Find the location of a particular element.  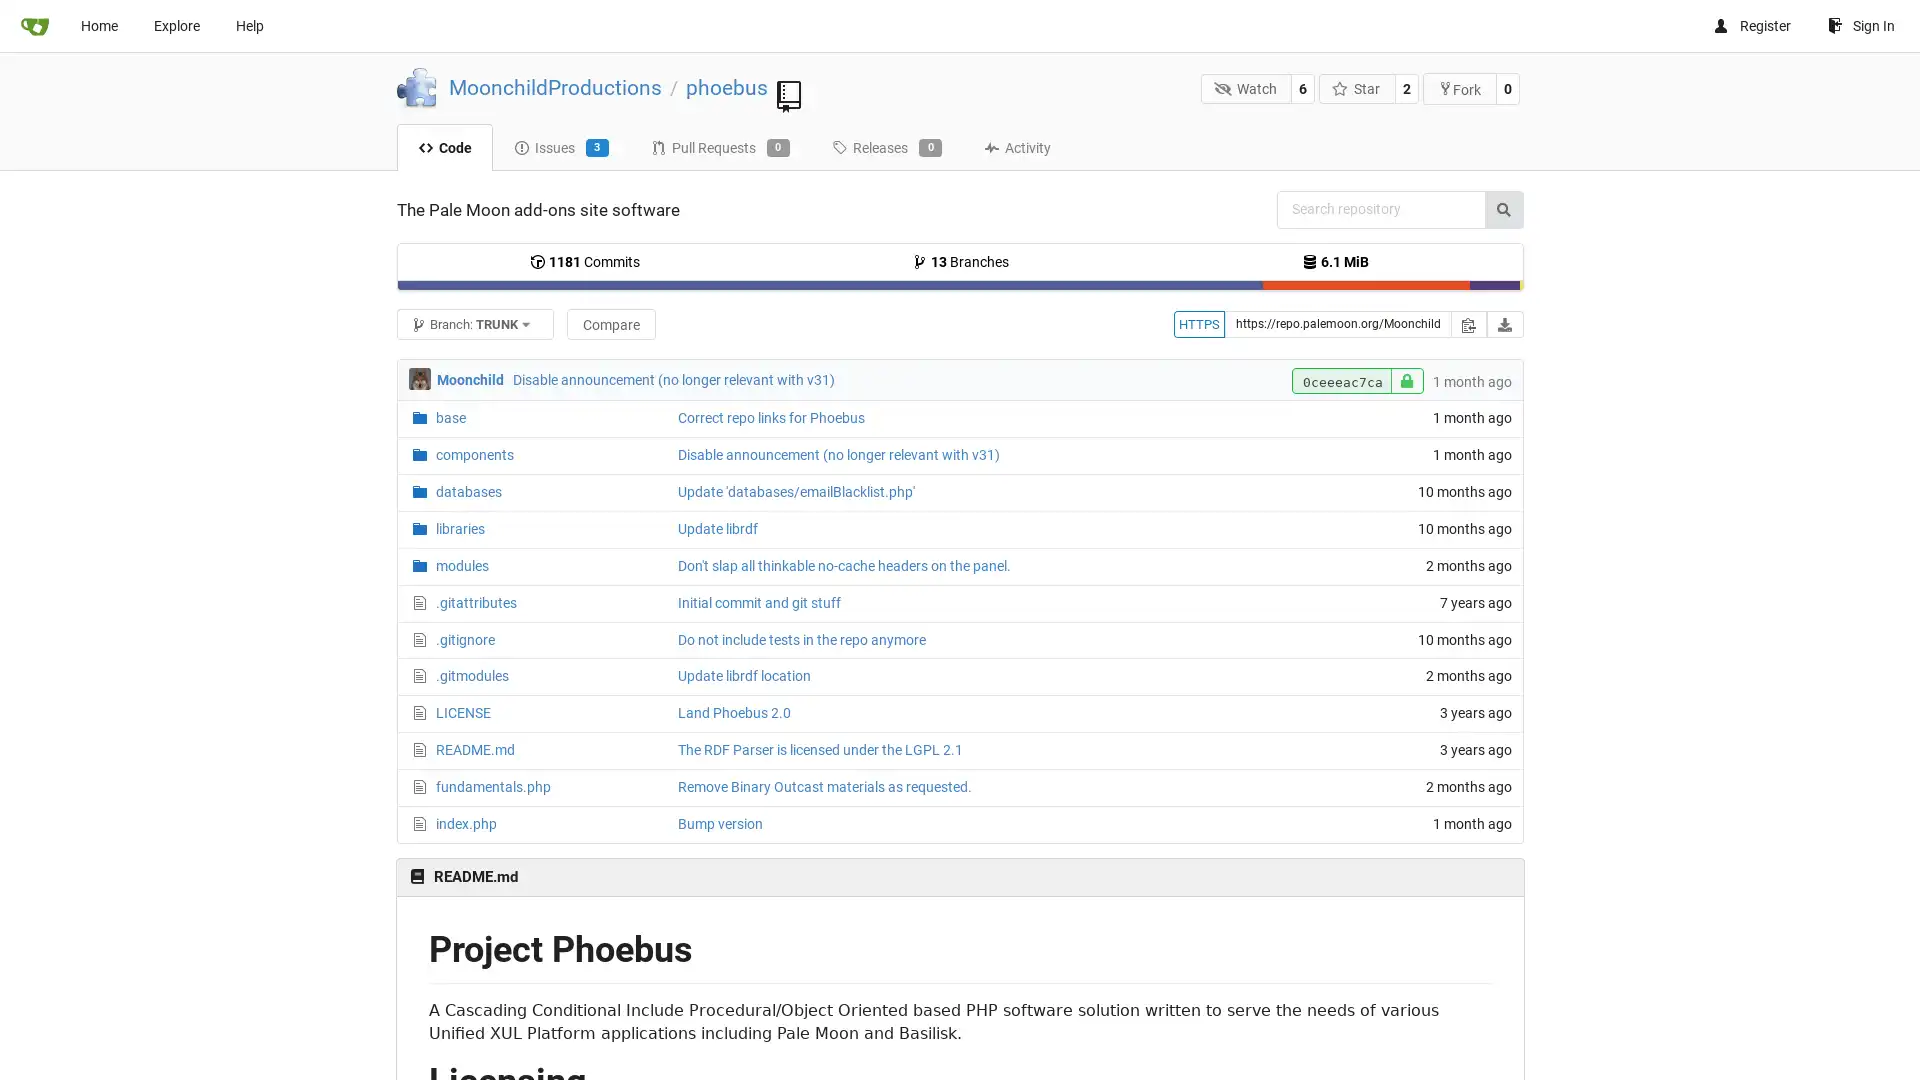

Star is located at coordinates (1357, 87).